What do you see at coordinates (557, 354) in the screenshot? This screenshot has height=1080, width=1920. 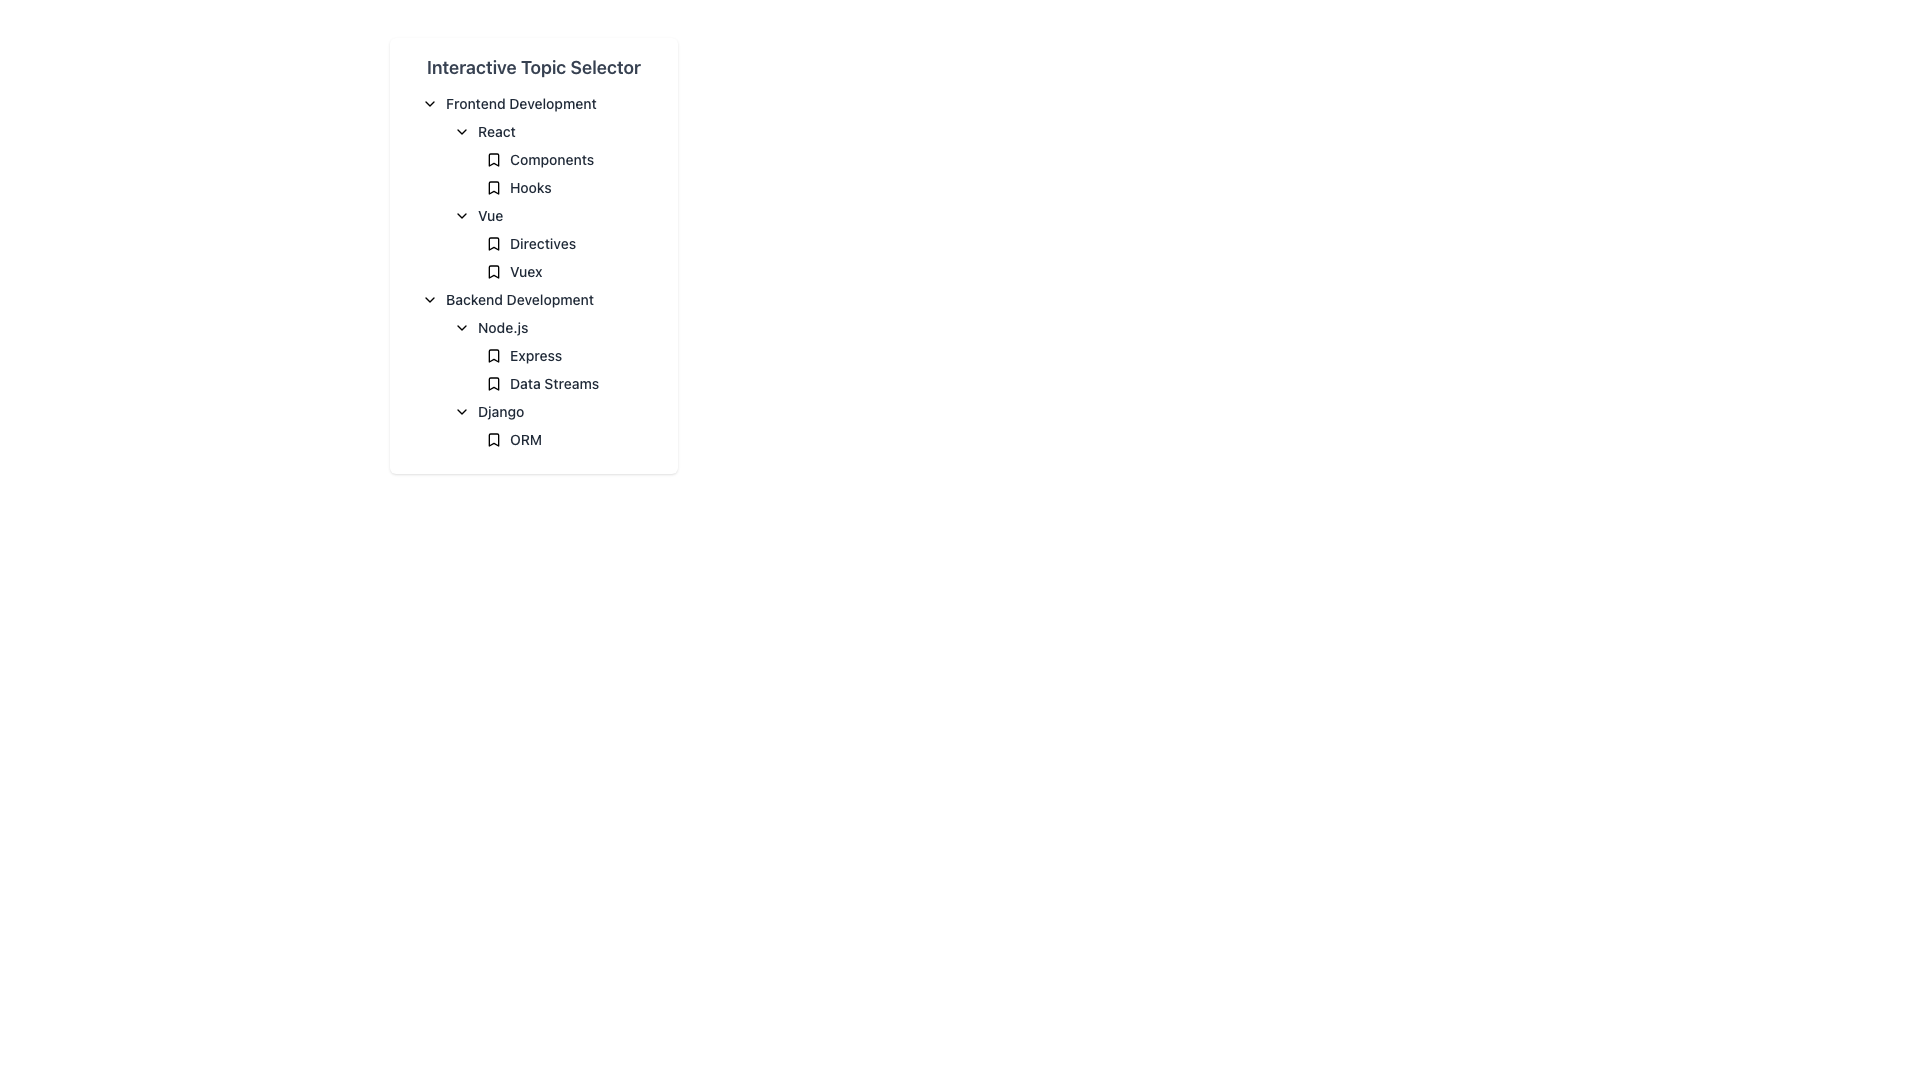 I see `the 'Express' list item under the 'Node.js' category` at bounding box center [557, 354].